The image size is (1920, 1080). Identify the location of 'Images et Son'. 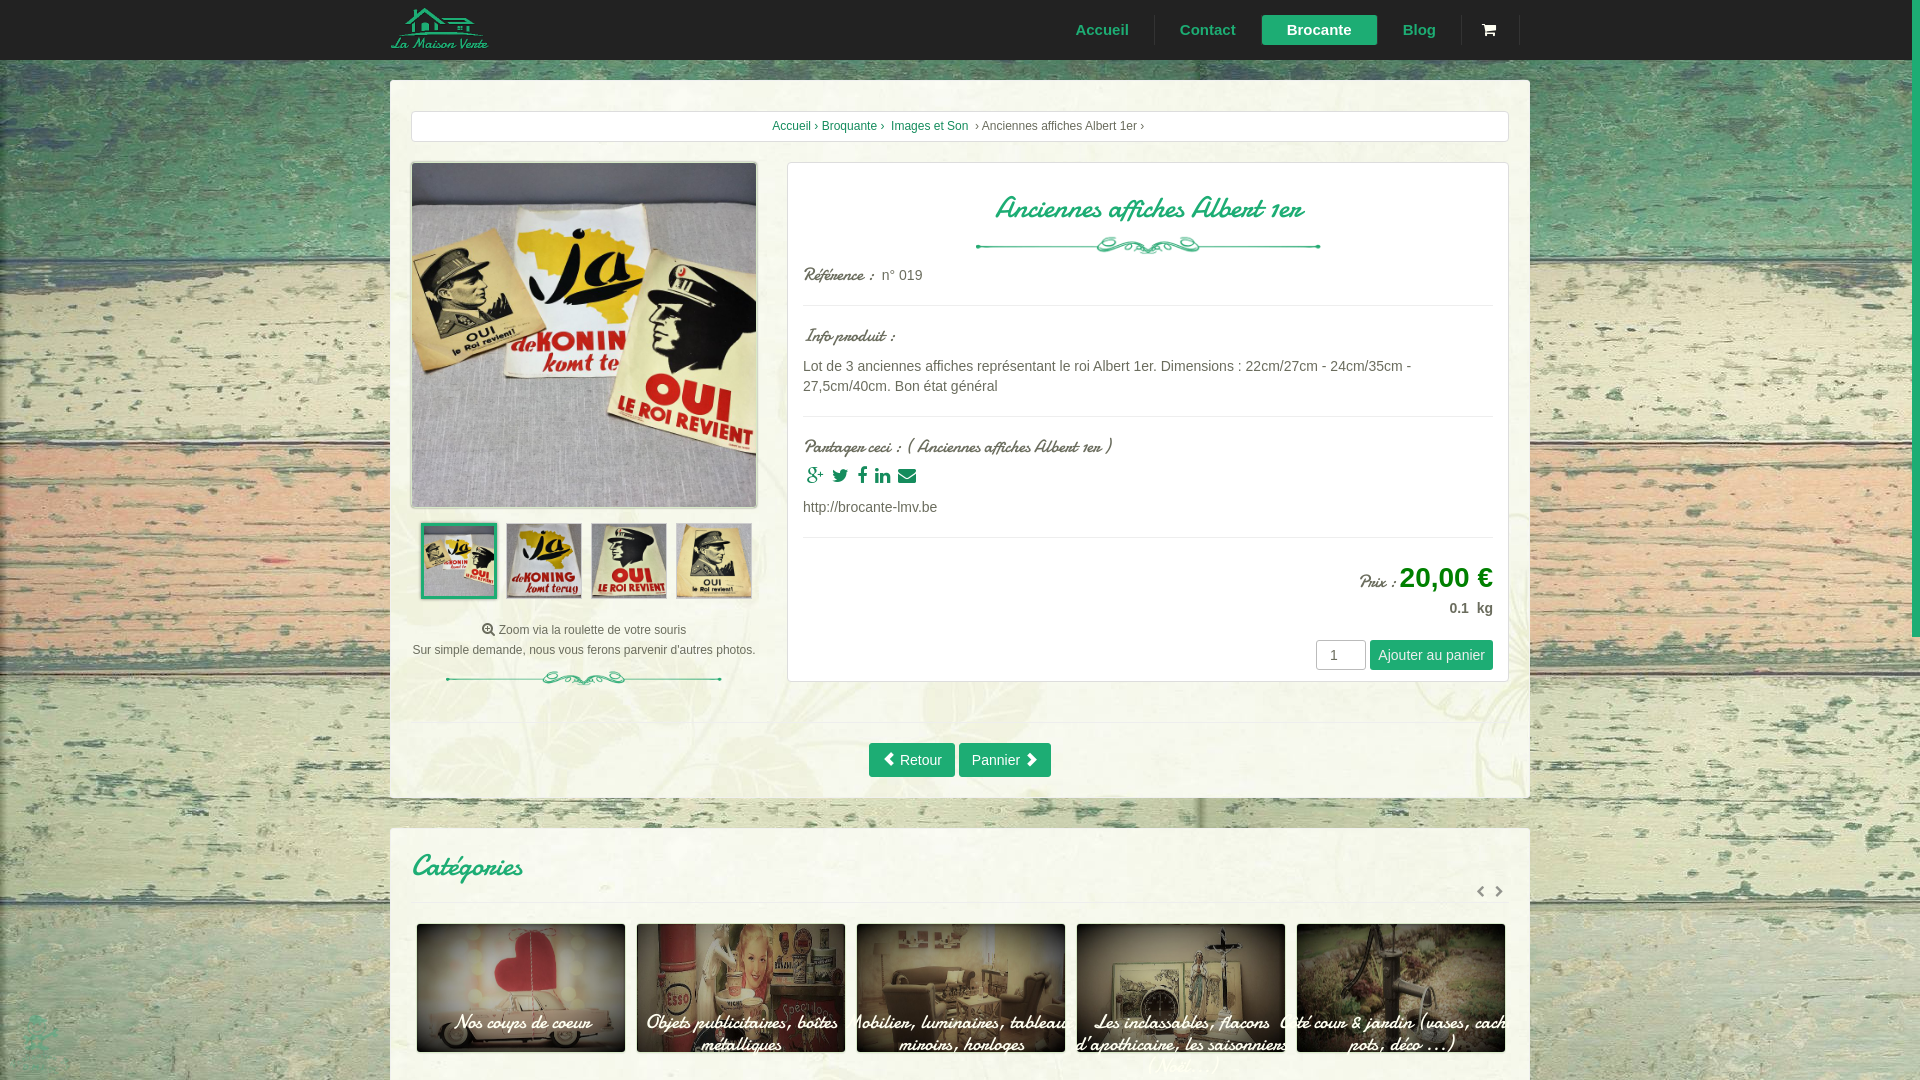
(929, 126).